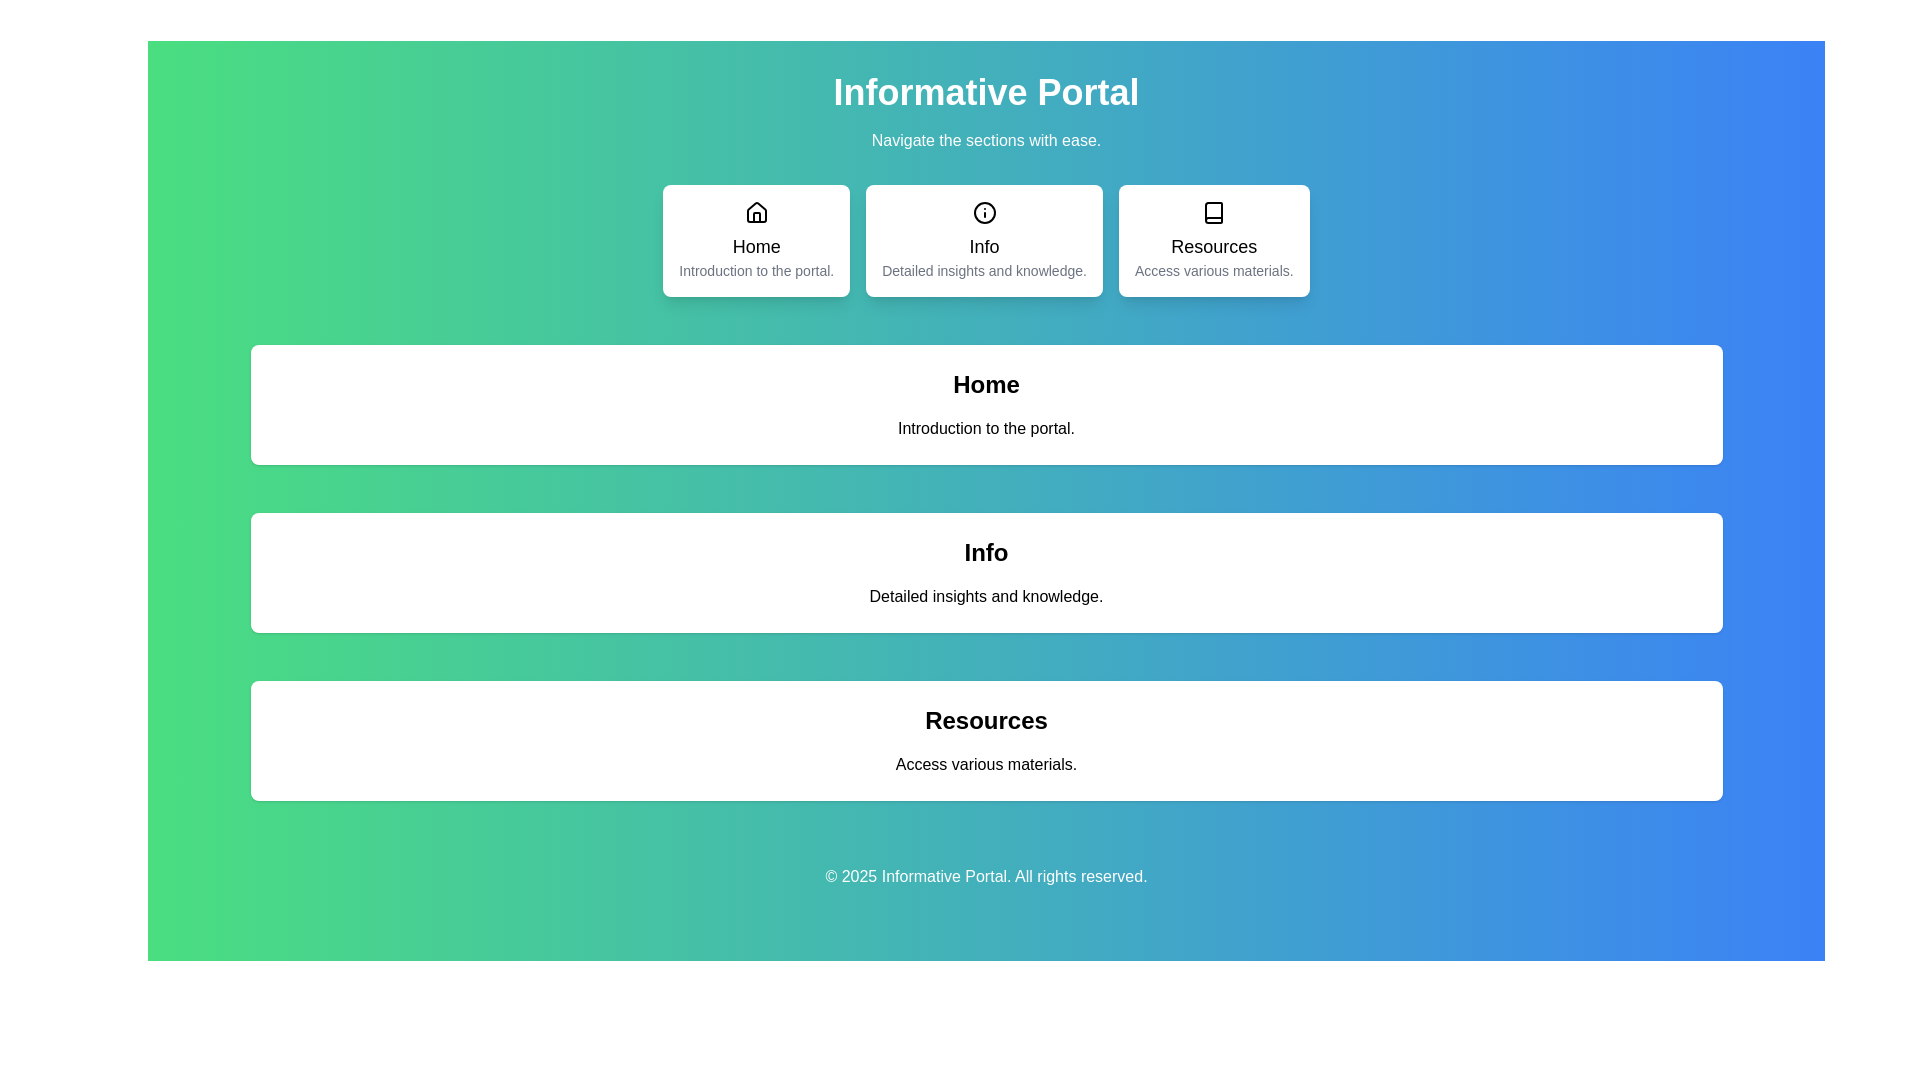 The height and width of the screenshot is (1080, 1920). I want to click on the stylized house icon located at the top of the 'Home' card in the 'Informative Portal' section, so click(755, 212).